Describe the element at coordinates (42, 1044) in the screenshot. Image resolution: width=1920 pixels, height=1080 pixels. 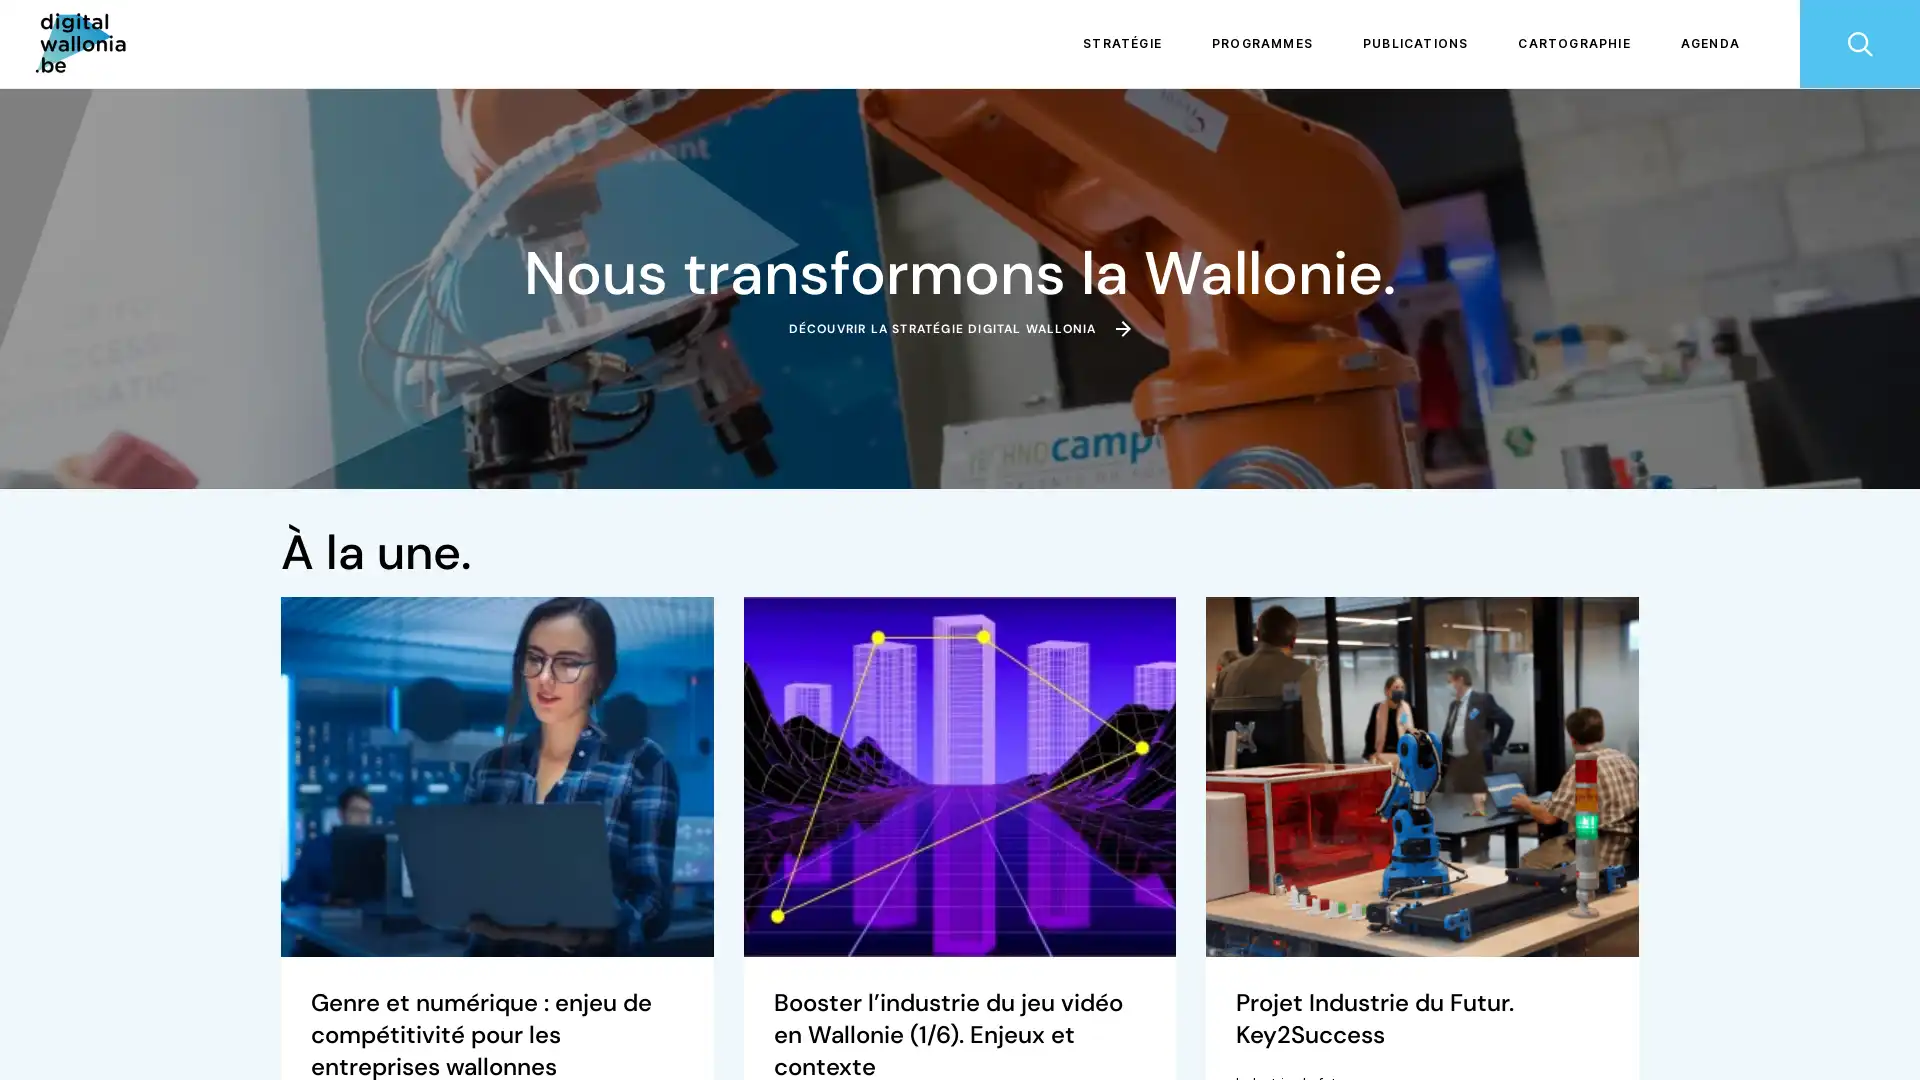
I see `Fermer` at that location.